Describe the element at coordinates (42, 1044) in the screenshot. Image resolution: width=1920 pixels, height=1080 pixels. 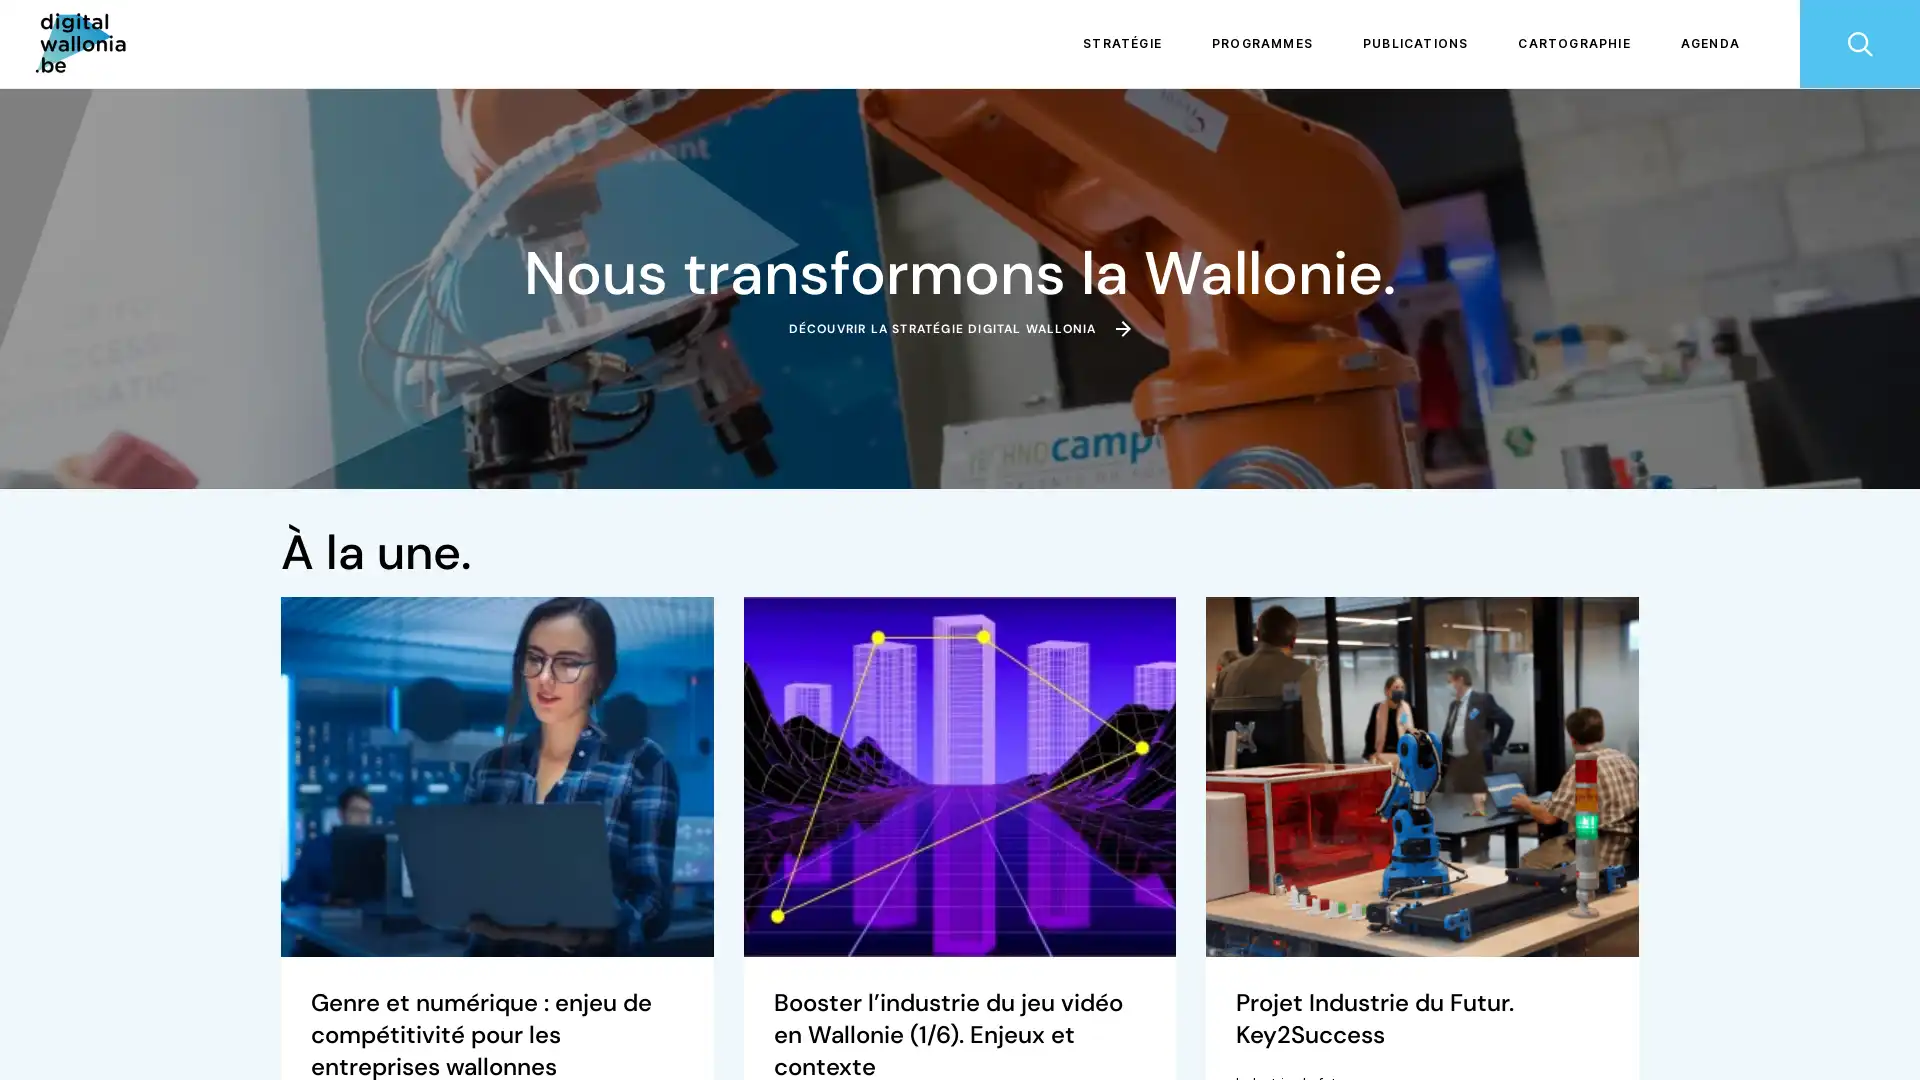
I see `Fermer` at that location.